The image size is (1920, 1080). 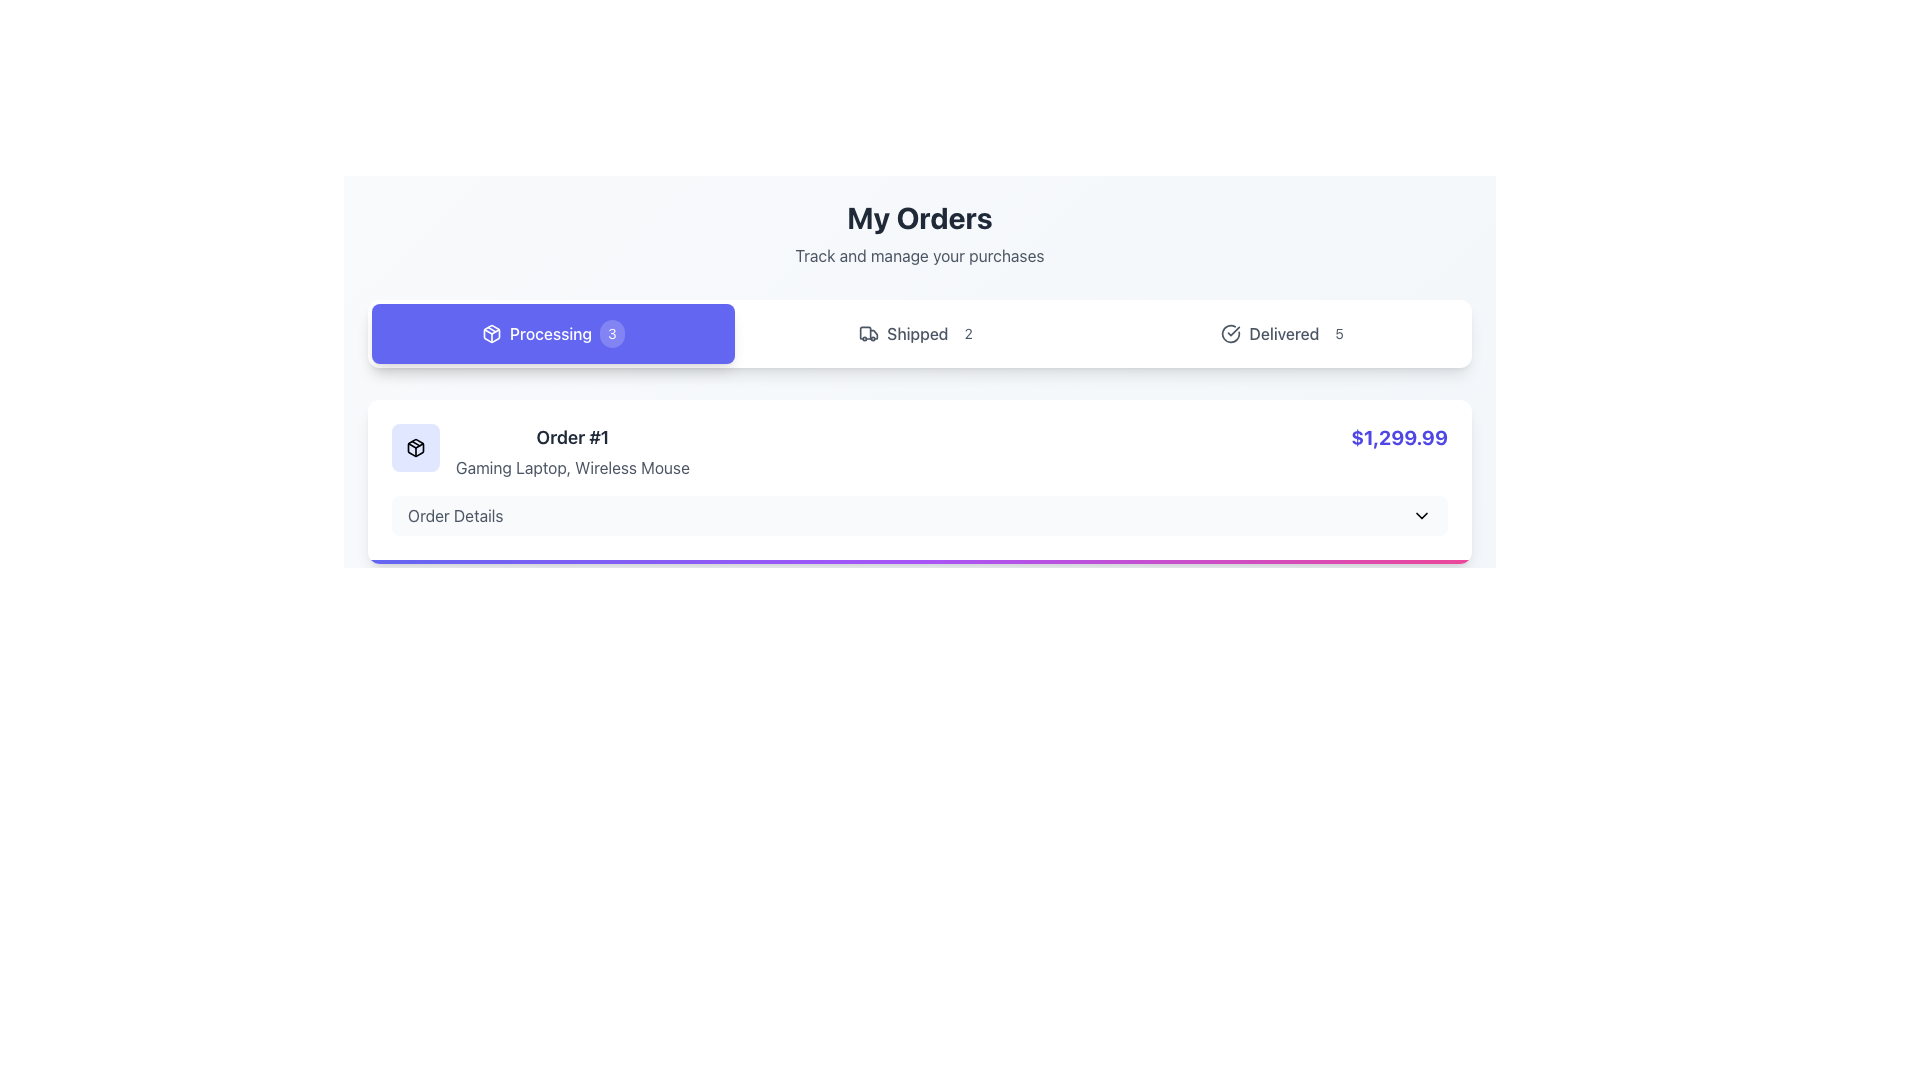 I want to click on text label displaying the word 'Shipped', which is positioned horizontally between a truck icon and the number '2', so click(x=916, y=333).